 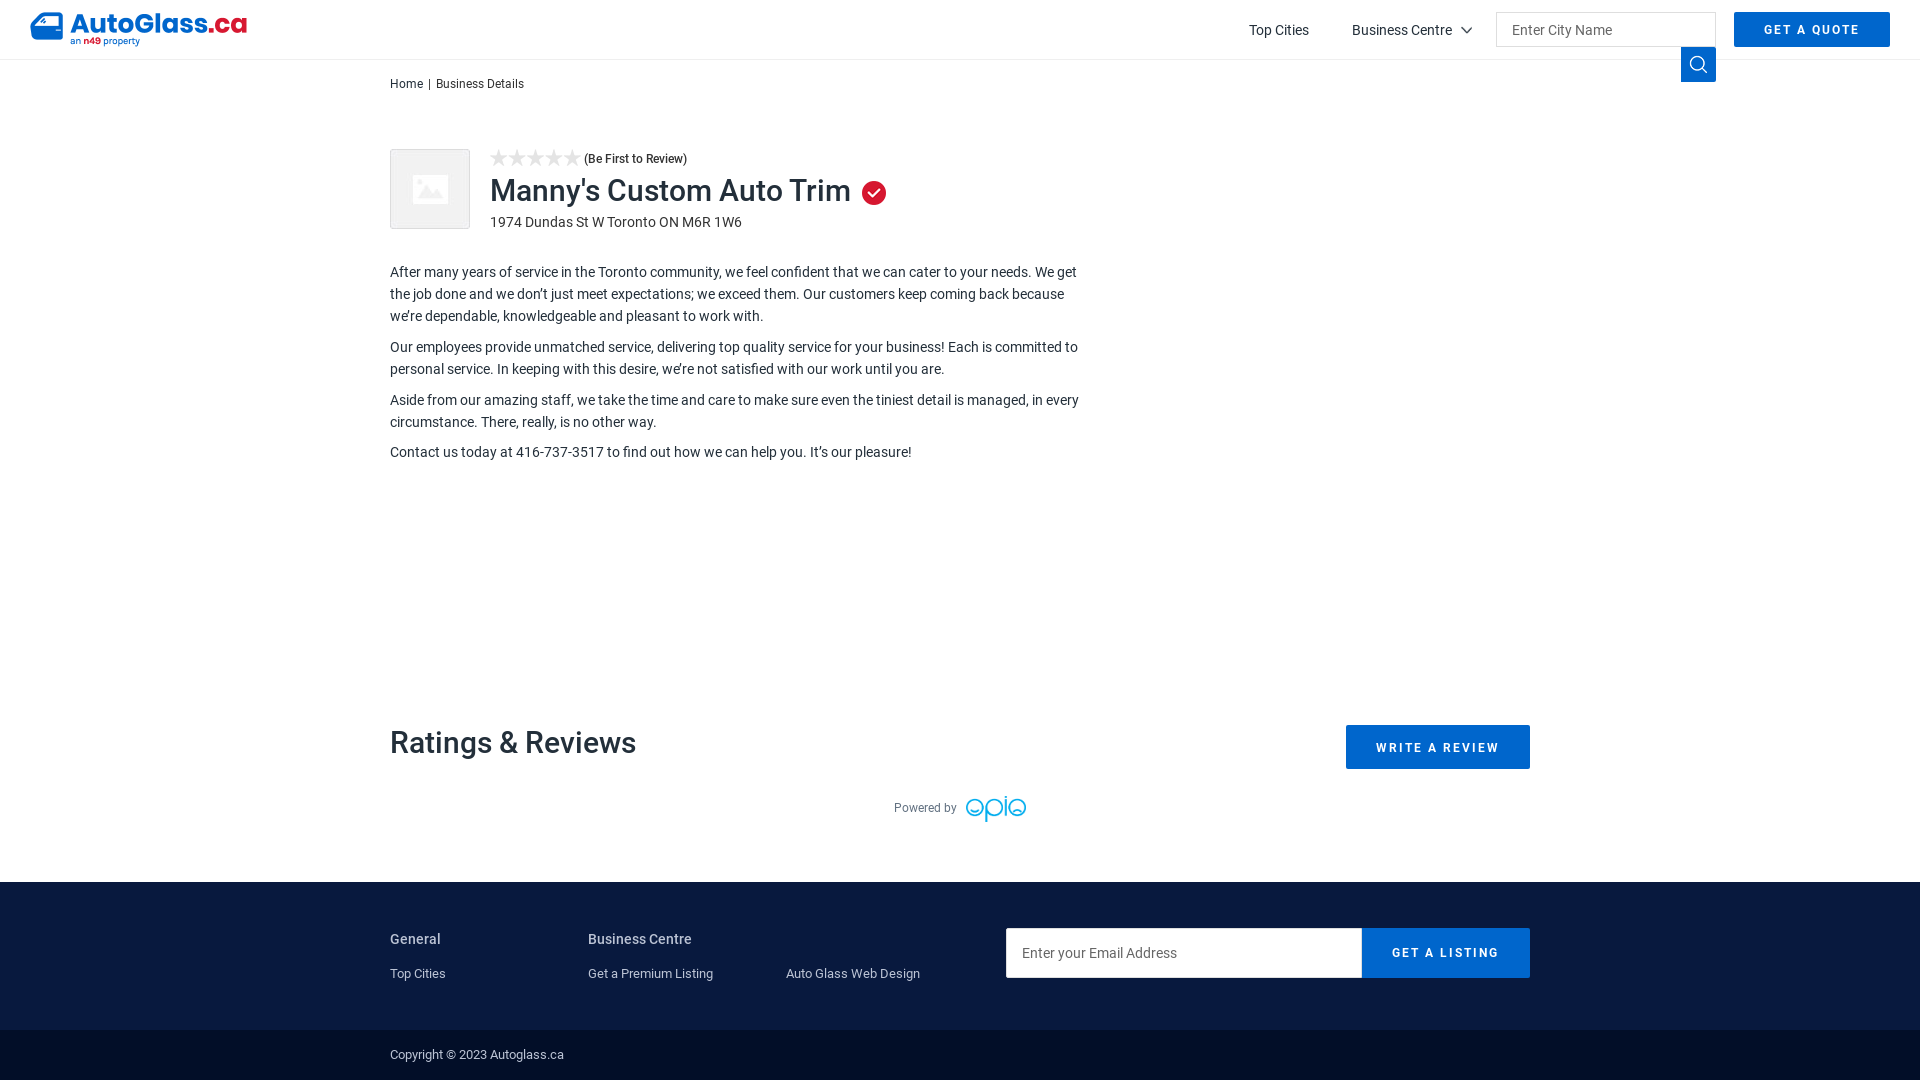 I want to click on 'Get a Premium Listing', so click(x=650, y=972).